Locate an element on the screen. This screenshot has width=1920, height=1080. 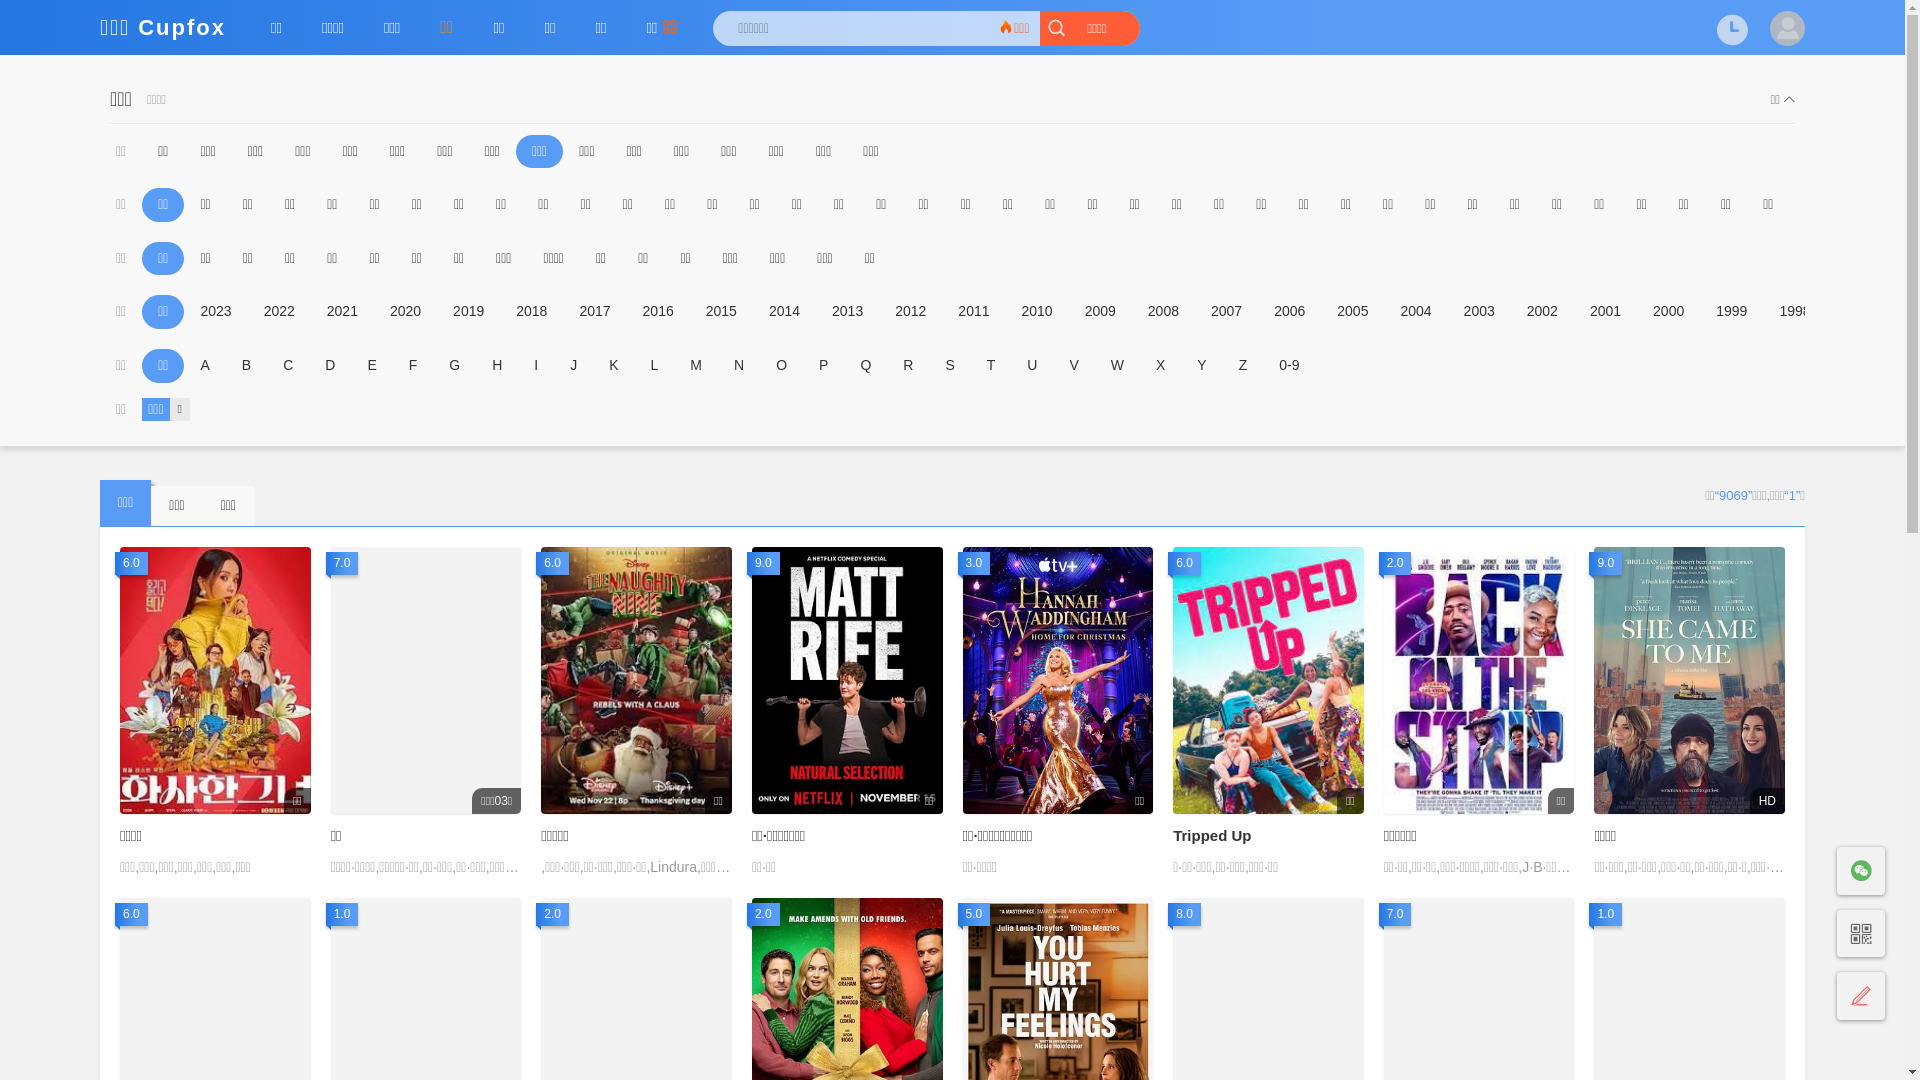
'2006' is located at coordinates (1289, 312).